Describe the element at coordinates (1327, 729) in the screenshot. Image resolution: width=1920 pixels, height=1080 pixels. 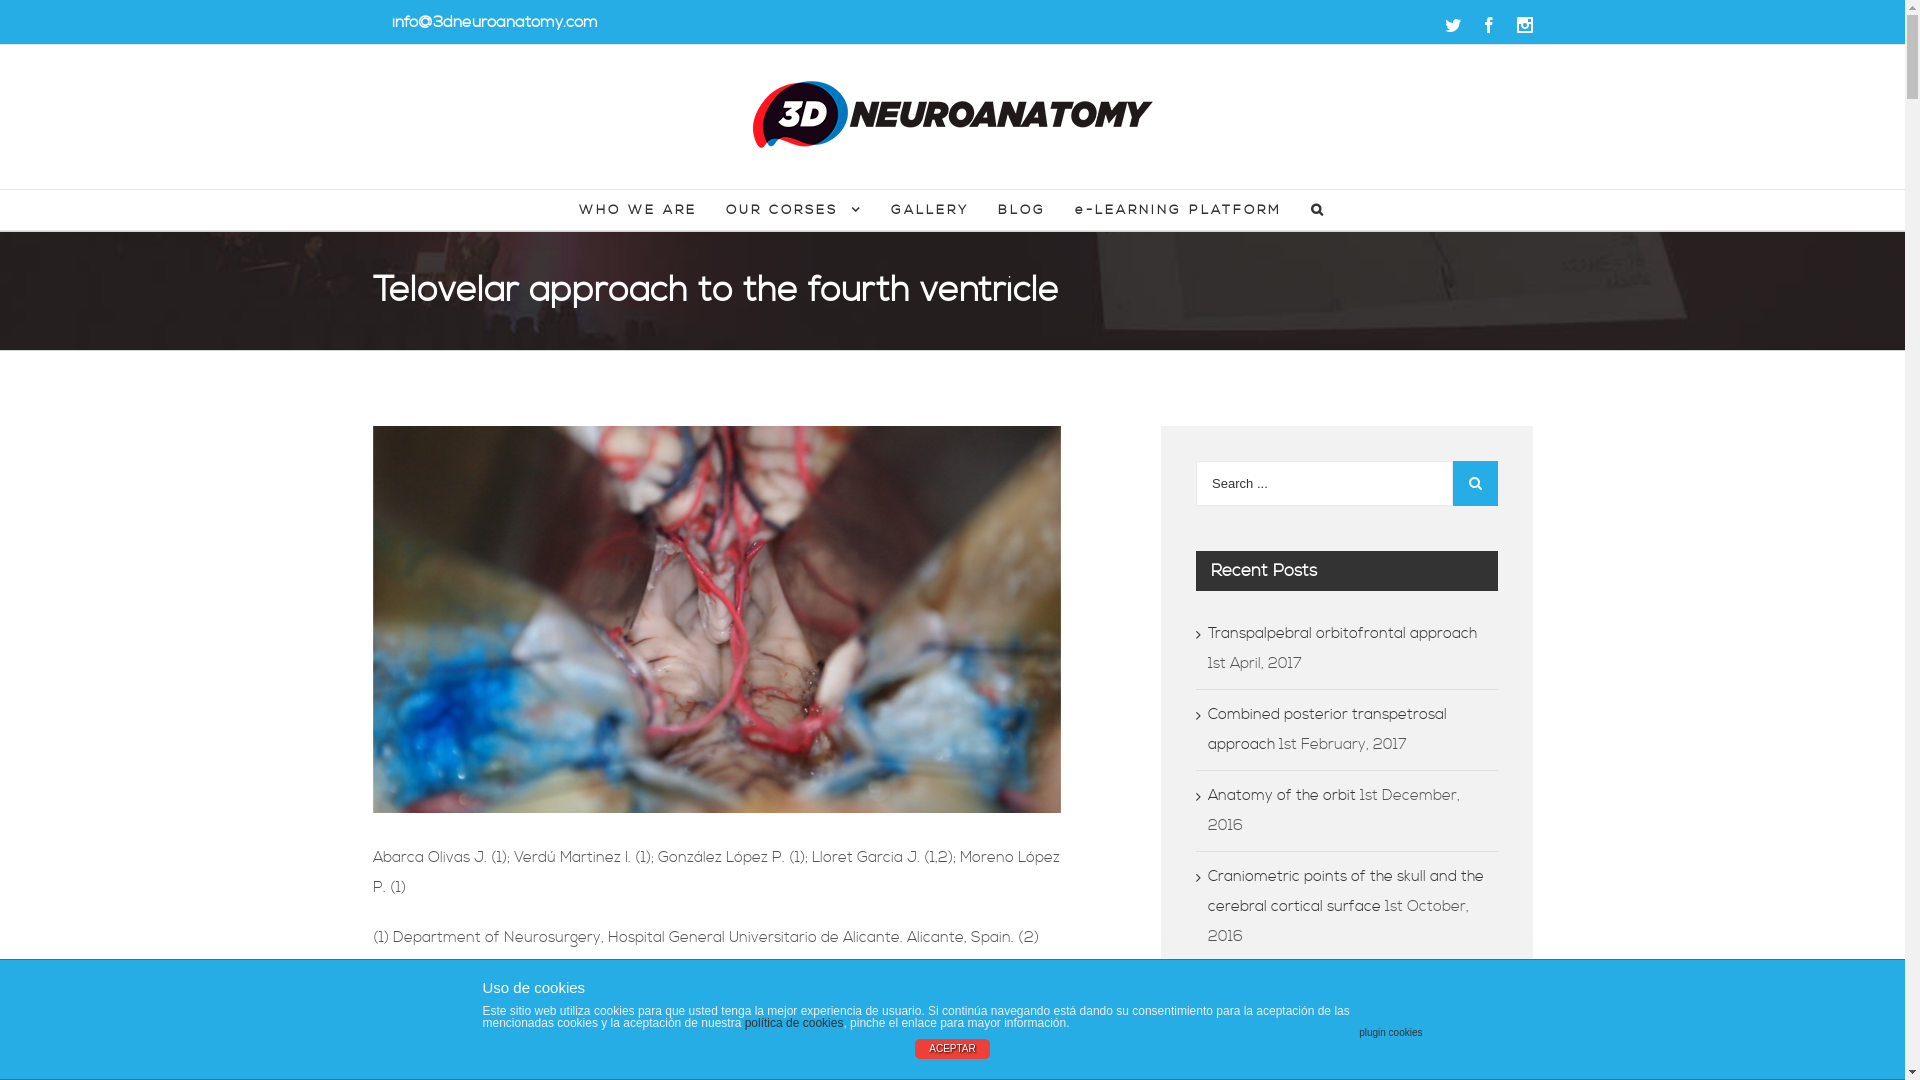
I see `'Combined posterior transpetrosal approach'` at that location.